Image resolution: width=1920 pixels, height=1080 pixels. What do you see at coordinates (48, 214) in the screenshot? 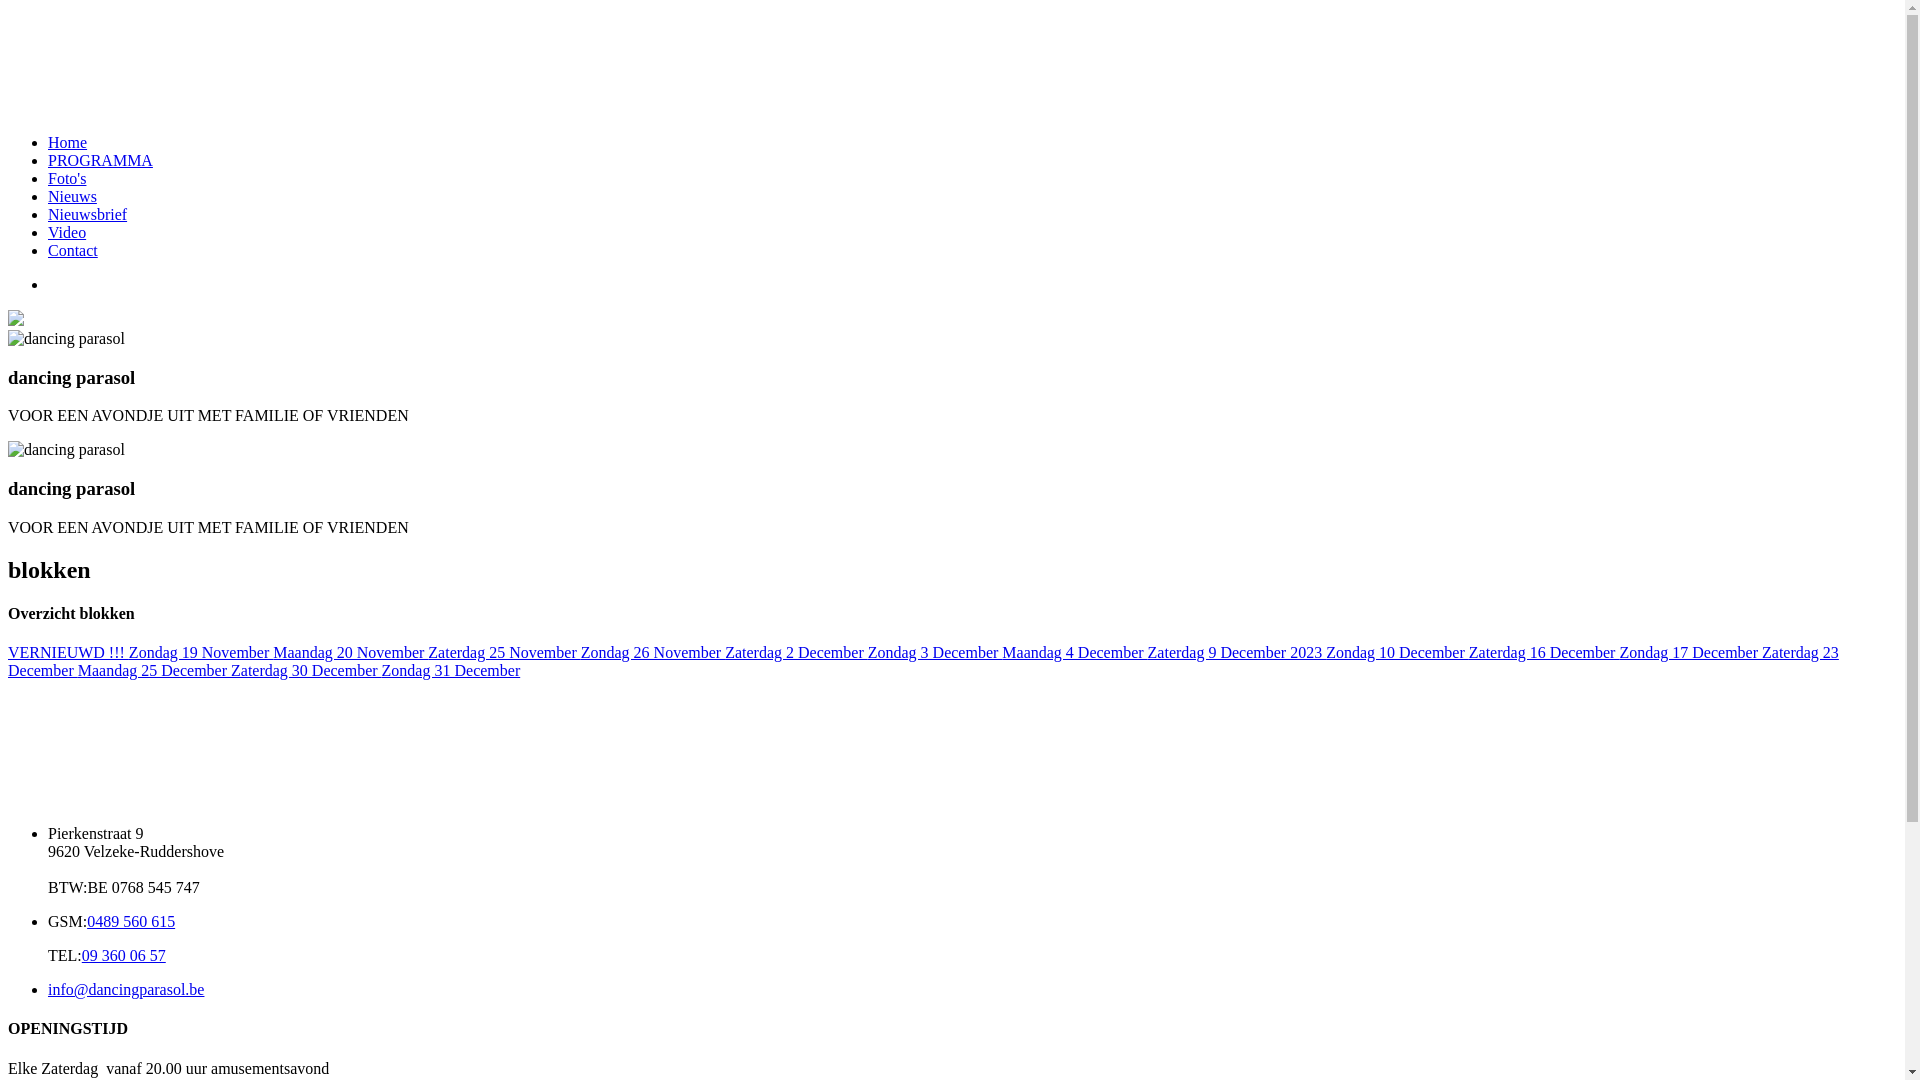
I see `'Nieuwsbrief'` at bounding box center [48, 214].